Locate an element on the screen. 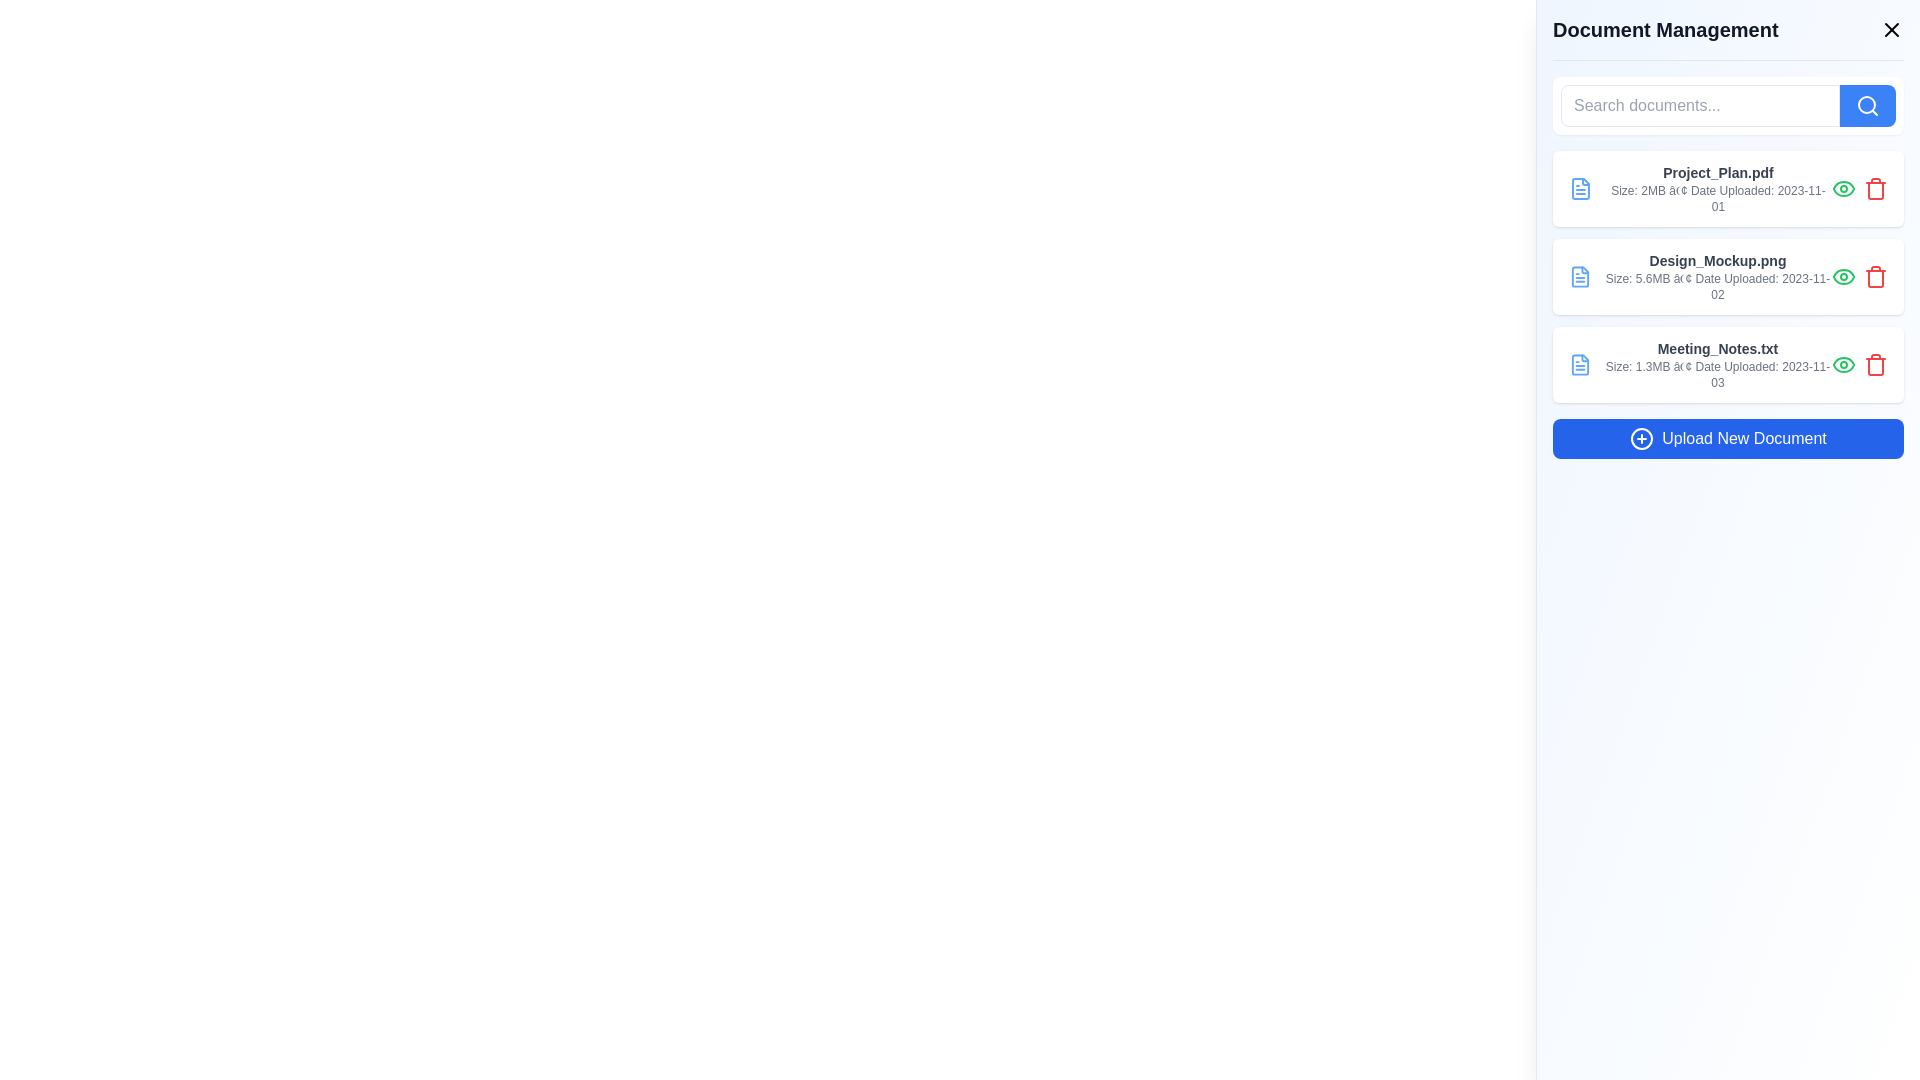  the icon element that resembles a circle with a plus sign inside, located to the left of the 'Upload New Document' button is located at coordinates (1642, 438).